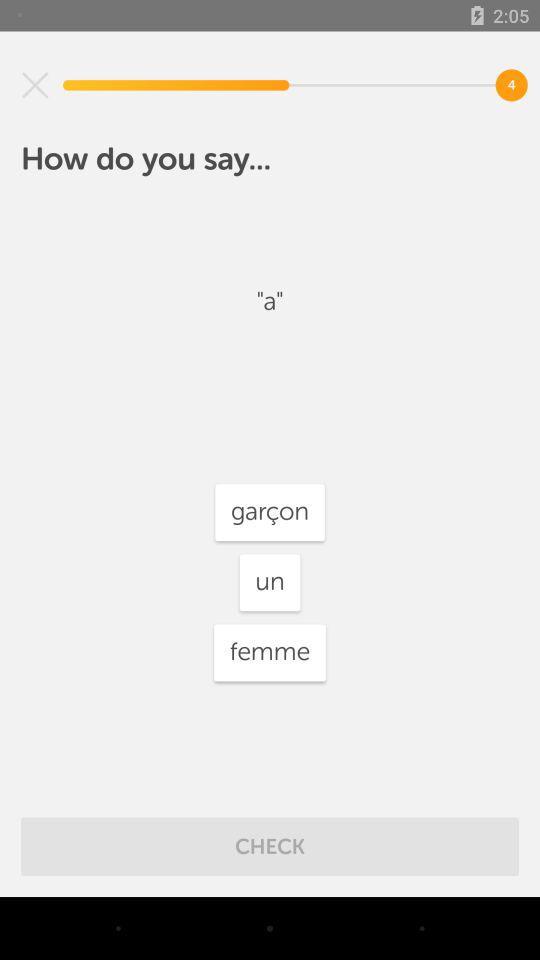 The width and height of the screenshot is (540, 960). Describe the element at coordinates (35, 85) in the screenshot. I see `the star icon` at that location.